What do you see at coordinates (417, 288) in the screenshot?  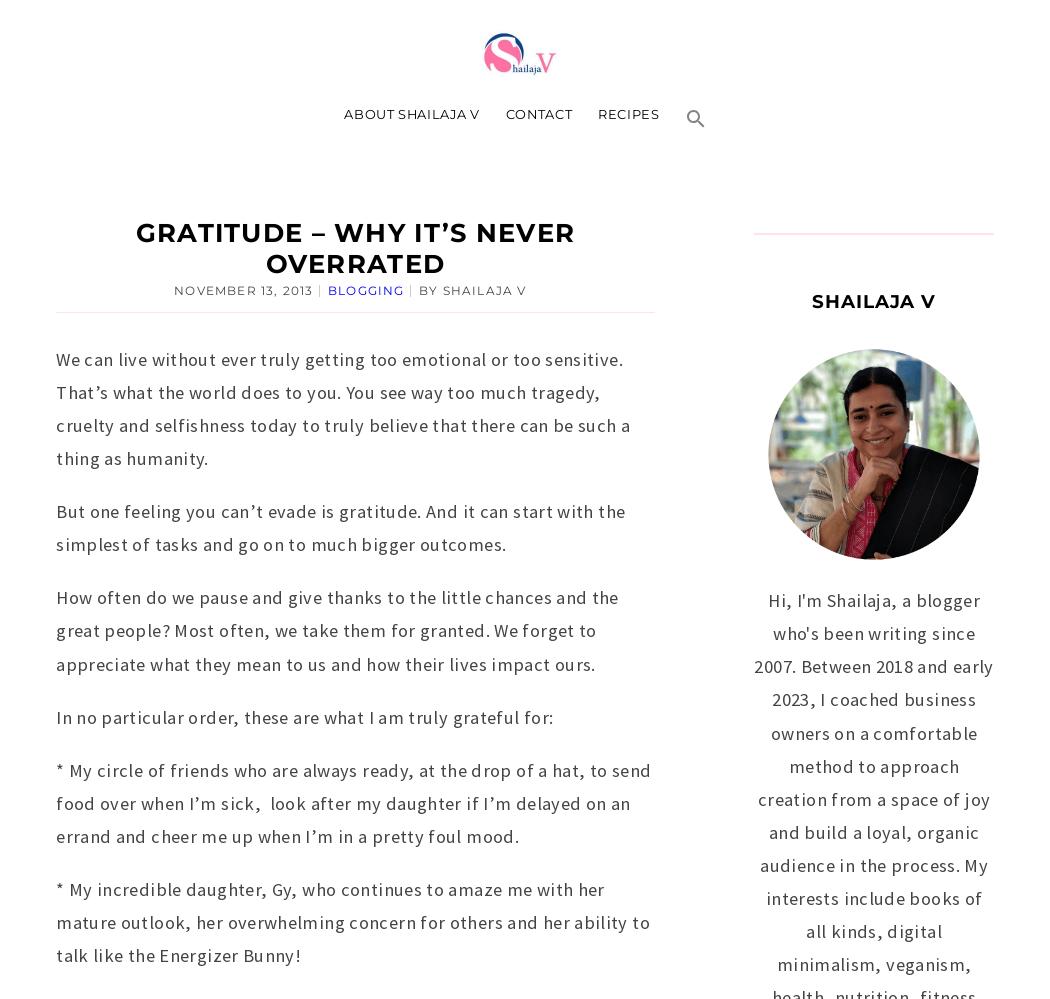 I see `'by'` at bounding box center [417, 288].